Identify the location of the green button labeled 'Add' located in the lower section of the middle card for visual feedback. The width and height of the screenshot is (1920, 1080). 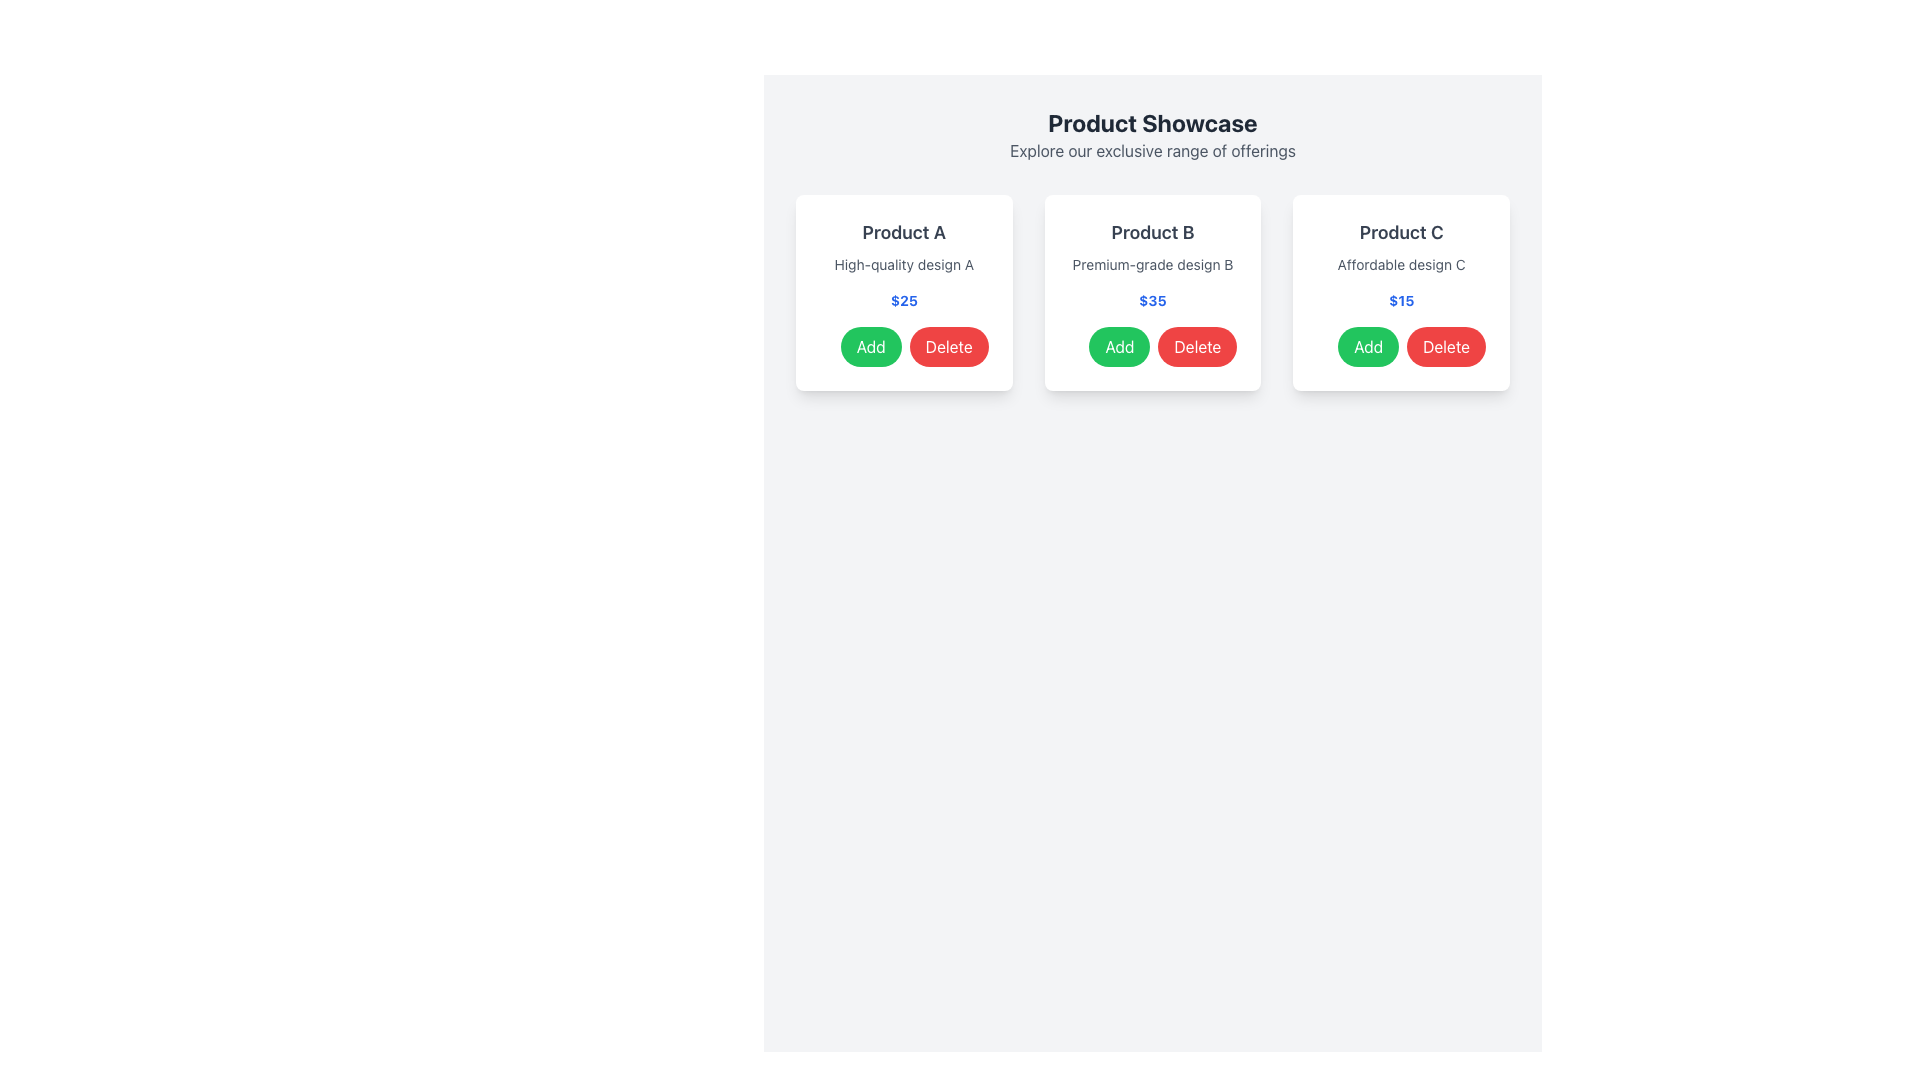
(1118, 346).